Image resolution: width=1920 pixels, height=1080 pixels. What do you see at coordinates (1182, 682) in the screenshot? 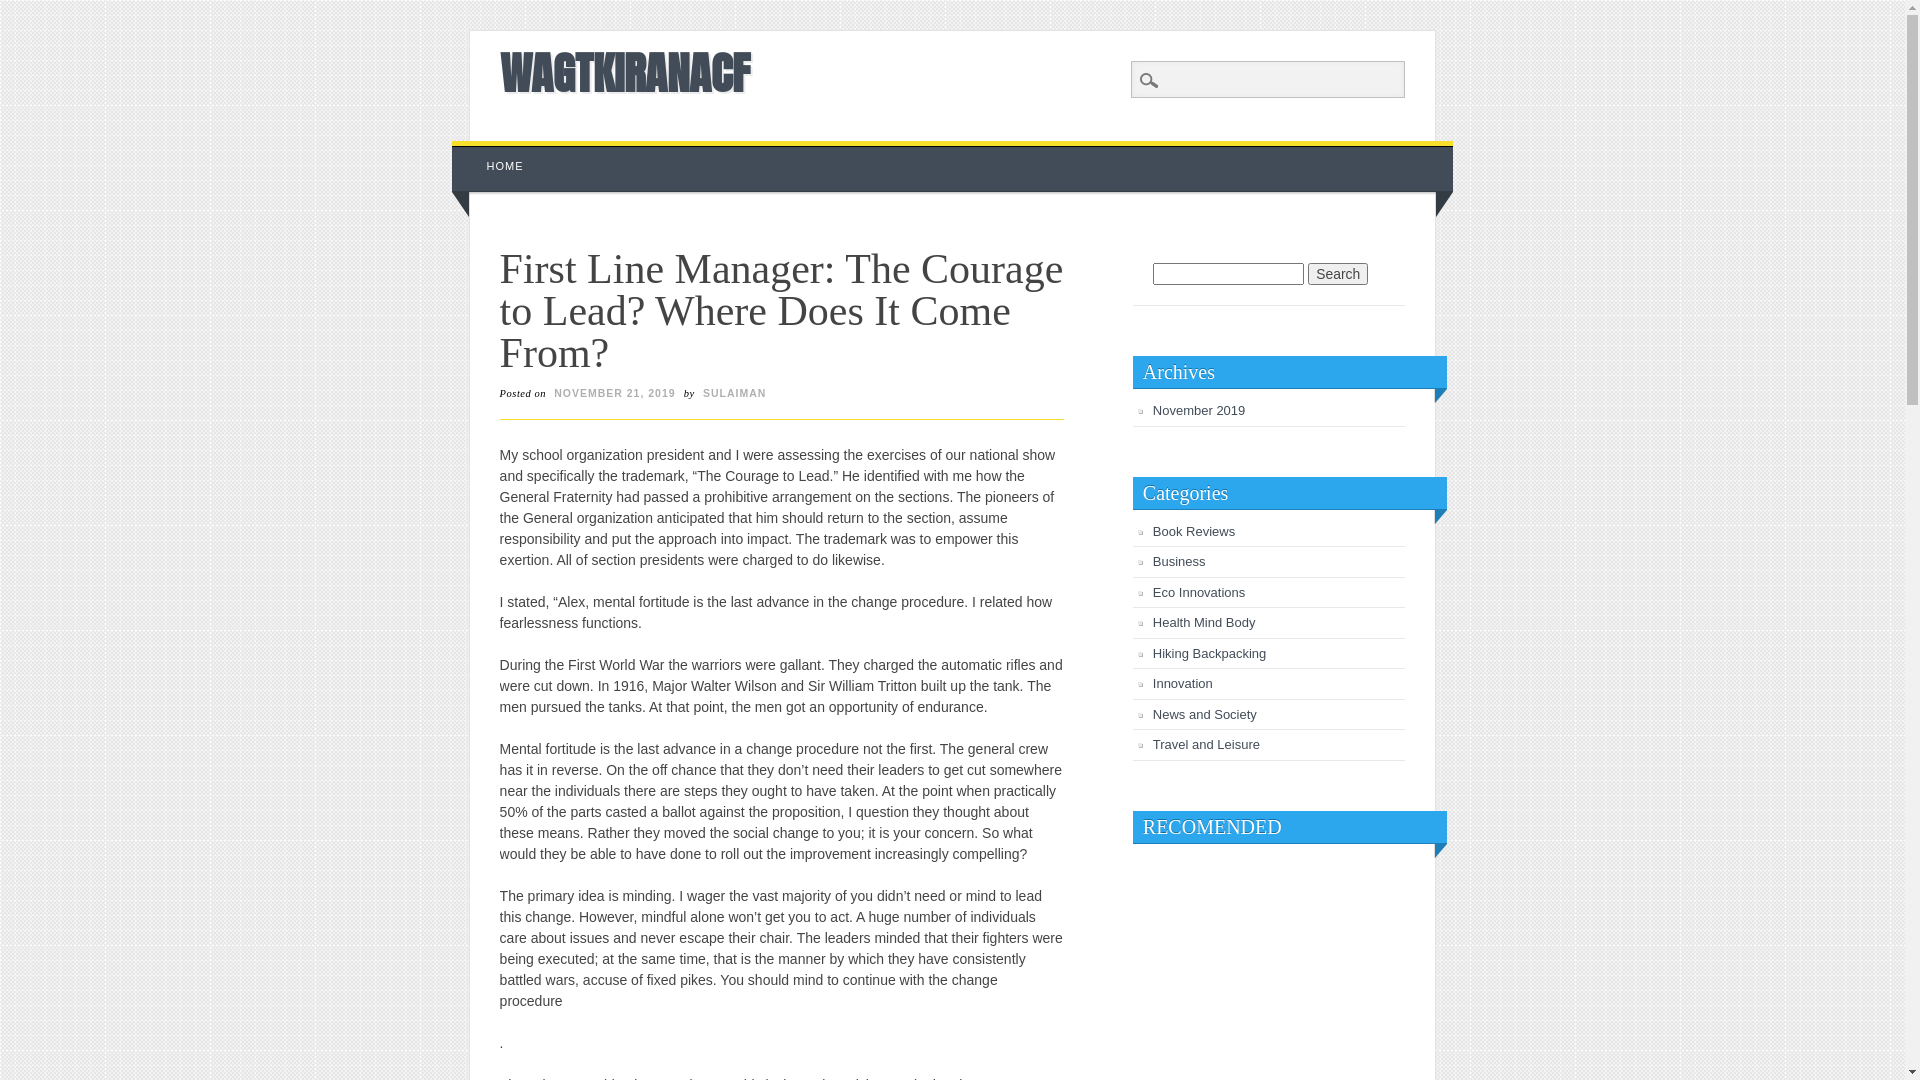
I see `'Innovation'` at bounding box center [1182, 682].